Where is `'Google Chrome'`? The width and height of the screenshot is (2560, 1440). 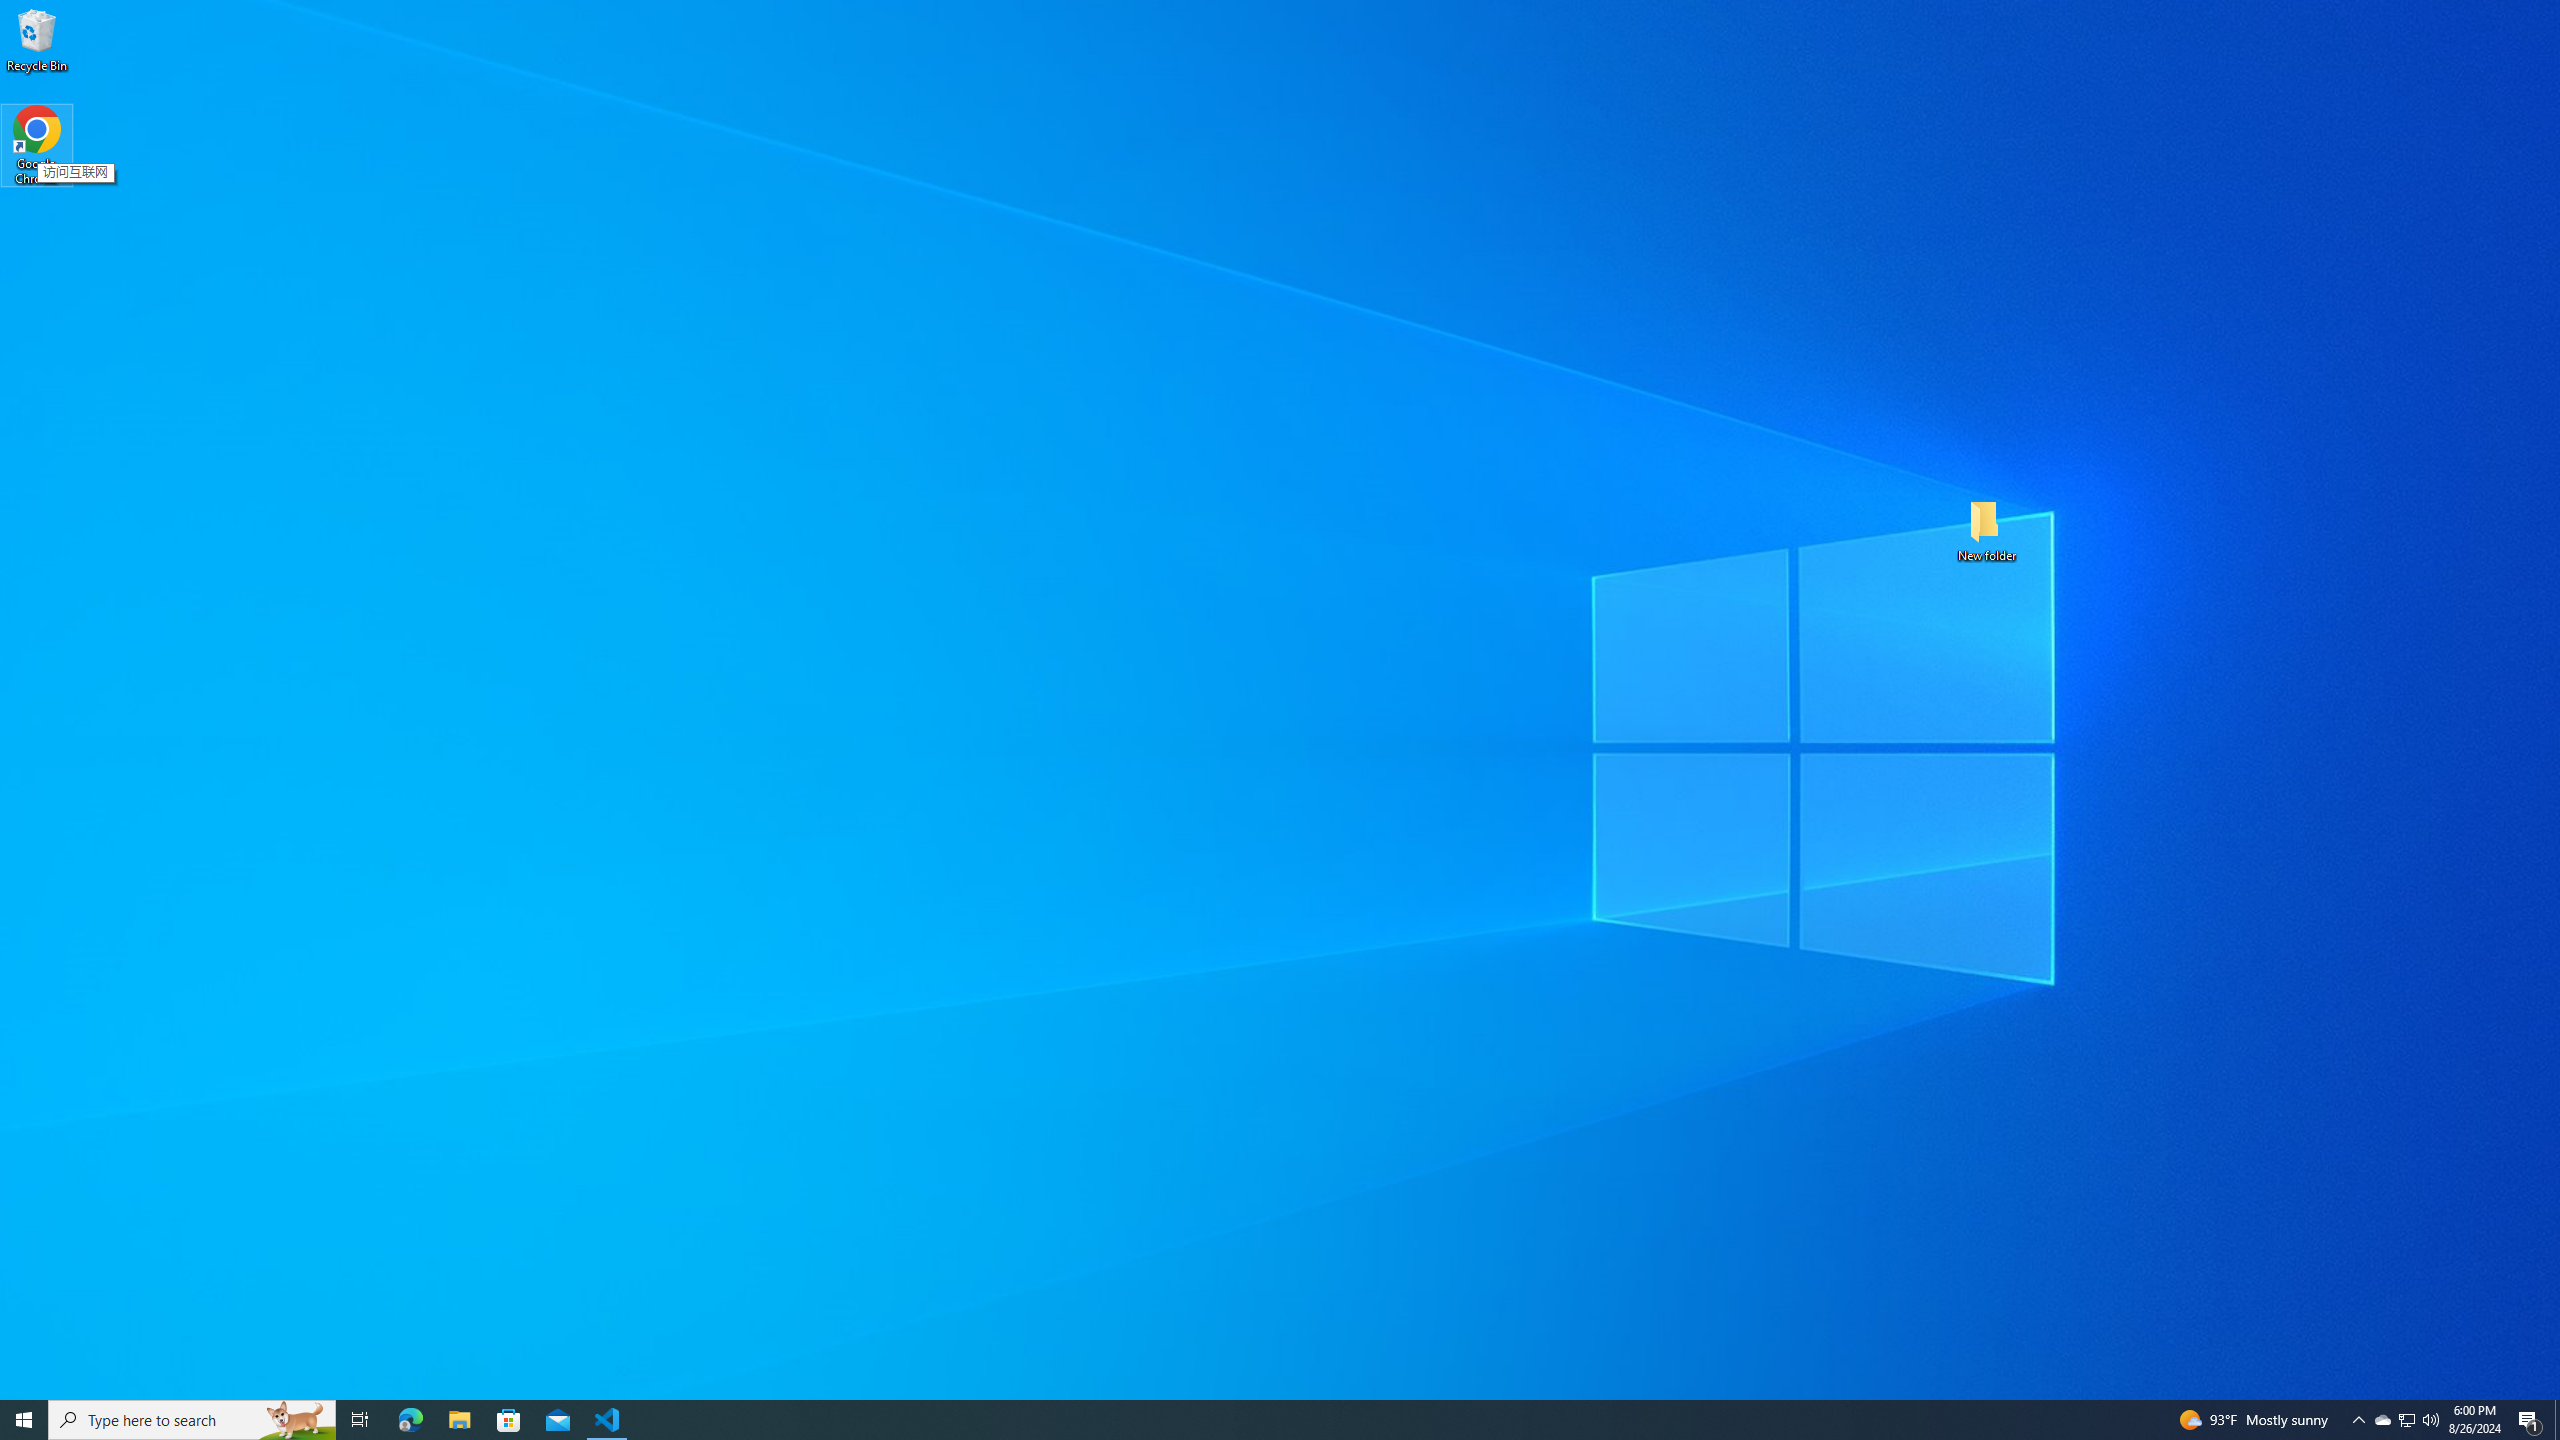 'Google Chrome' is located at coordinates (36, 145).